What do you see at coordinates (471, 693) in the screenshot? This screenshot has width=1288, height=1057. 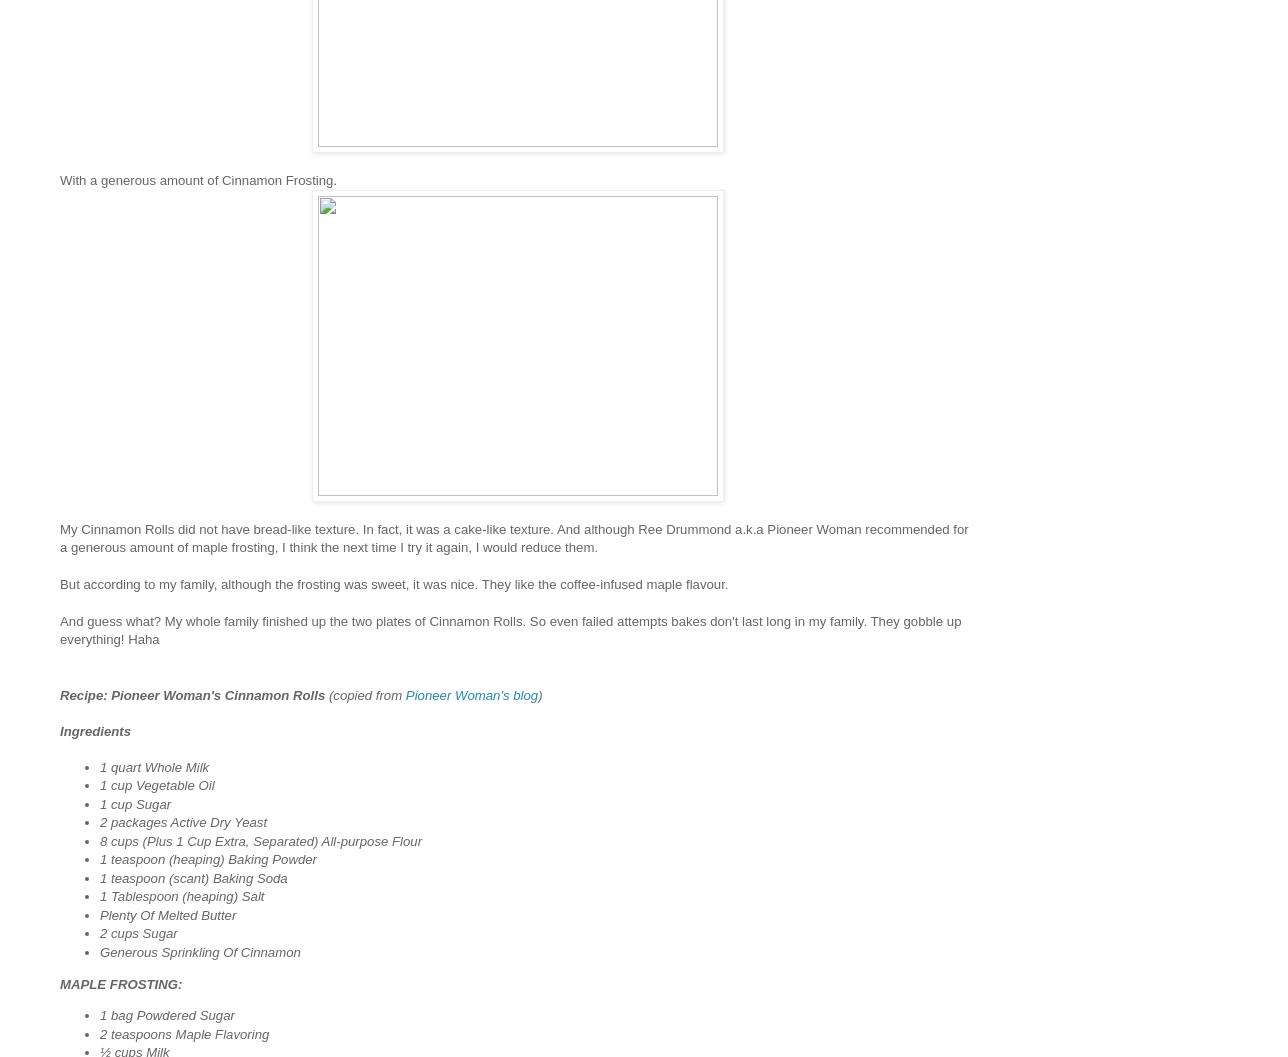 I see `'Pioneer Woman's blog'` at bounding box center [471, 693].